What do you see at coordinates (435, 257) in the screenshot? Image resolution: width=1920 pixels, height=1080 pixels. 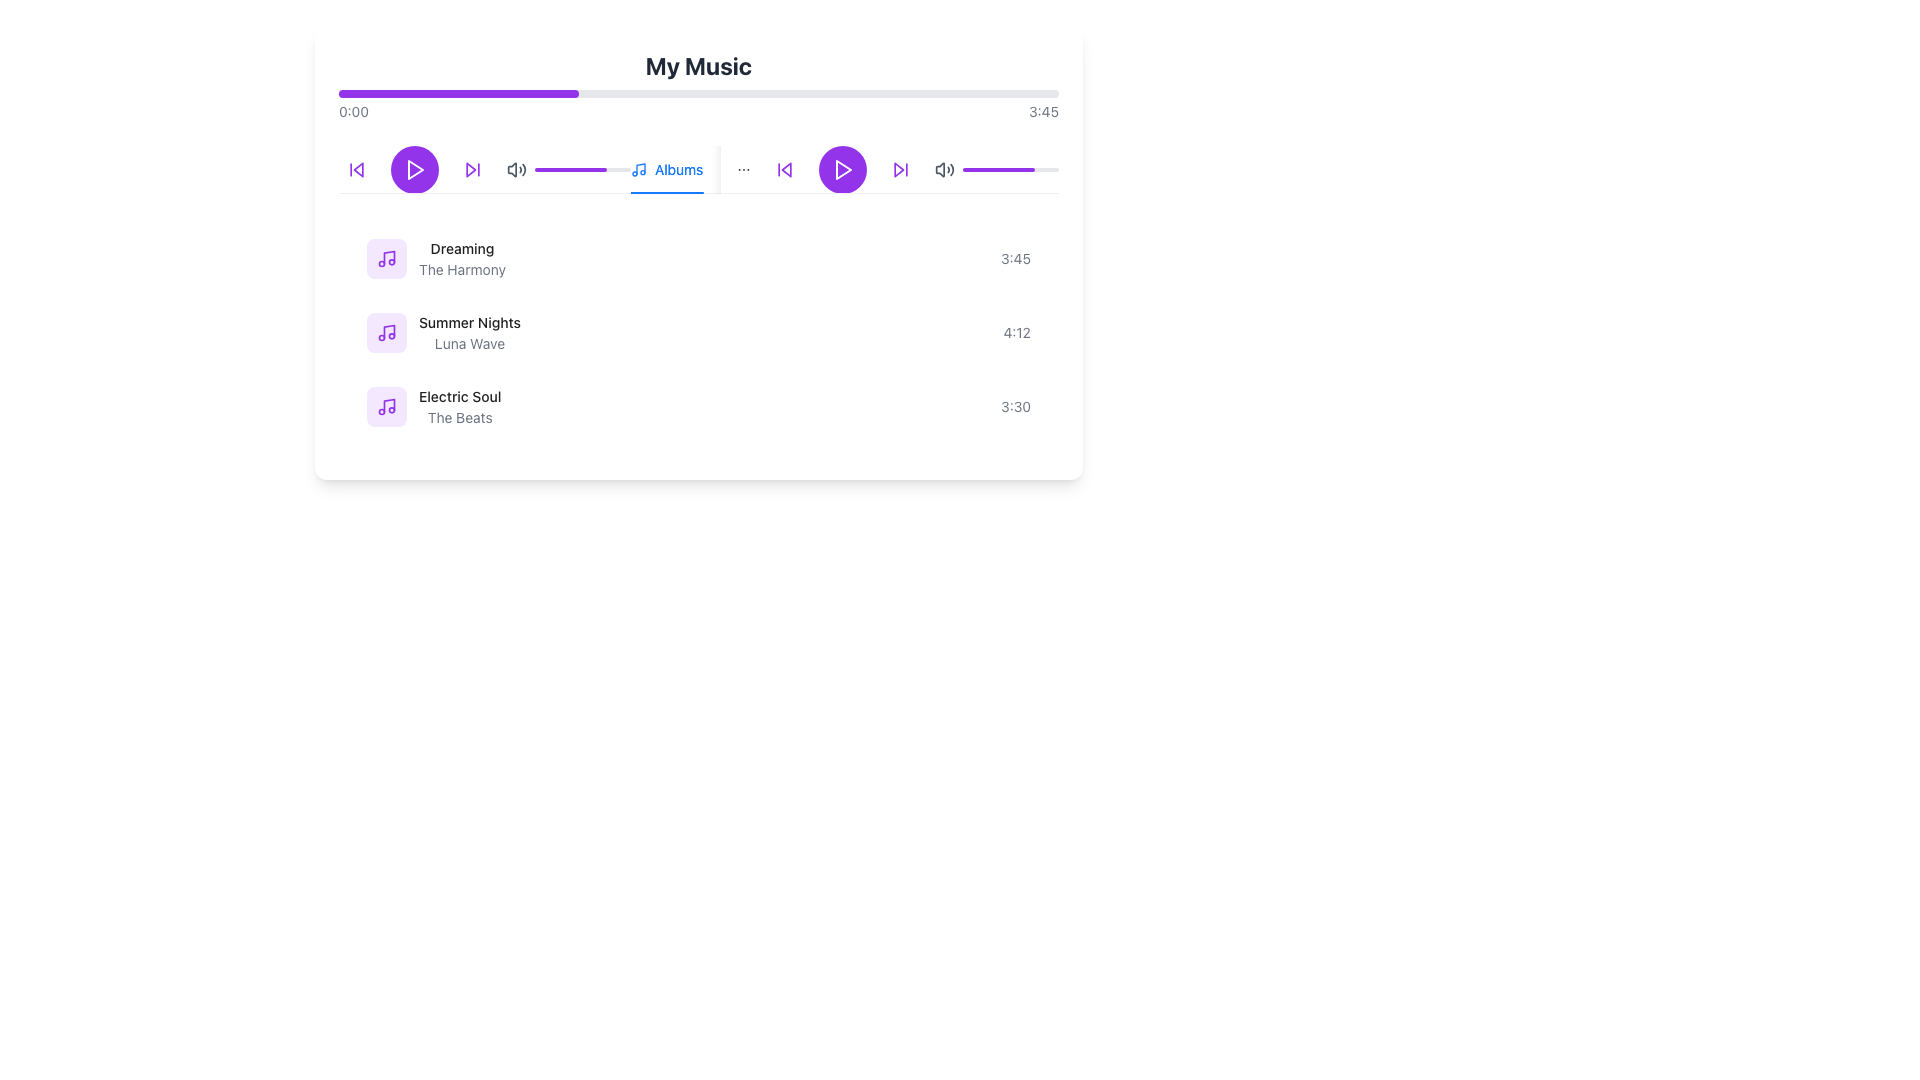 I see `the music track label displaying 'Dreaming' in bold and 'The Harmony' in lighter gray, located in the upper section of the list below the player controls` at bounding box center [435, 257].